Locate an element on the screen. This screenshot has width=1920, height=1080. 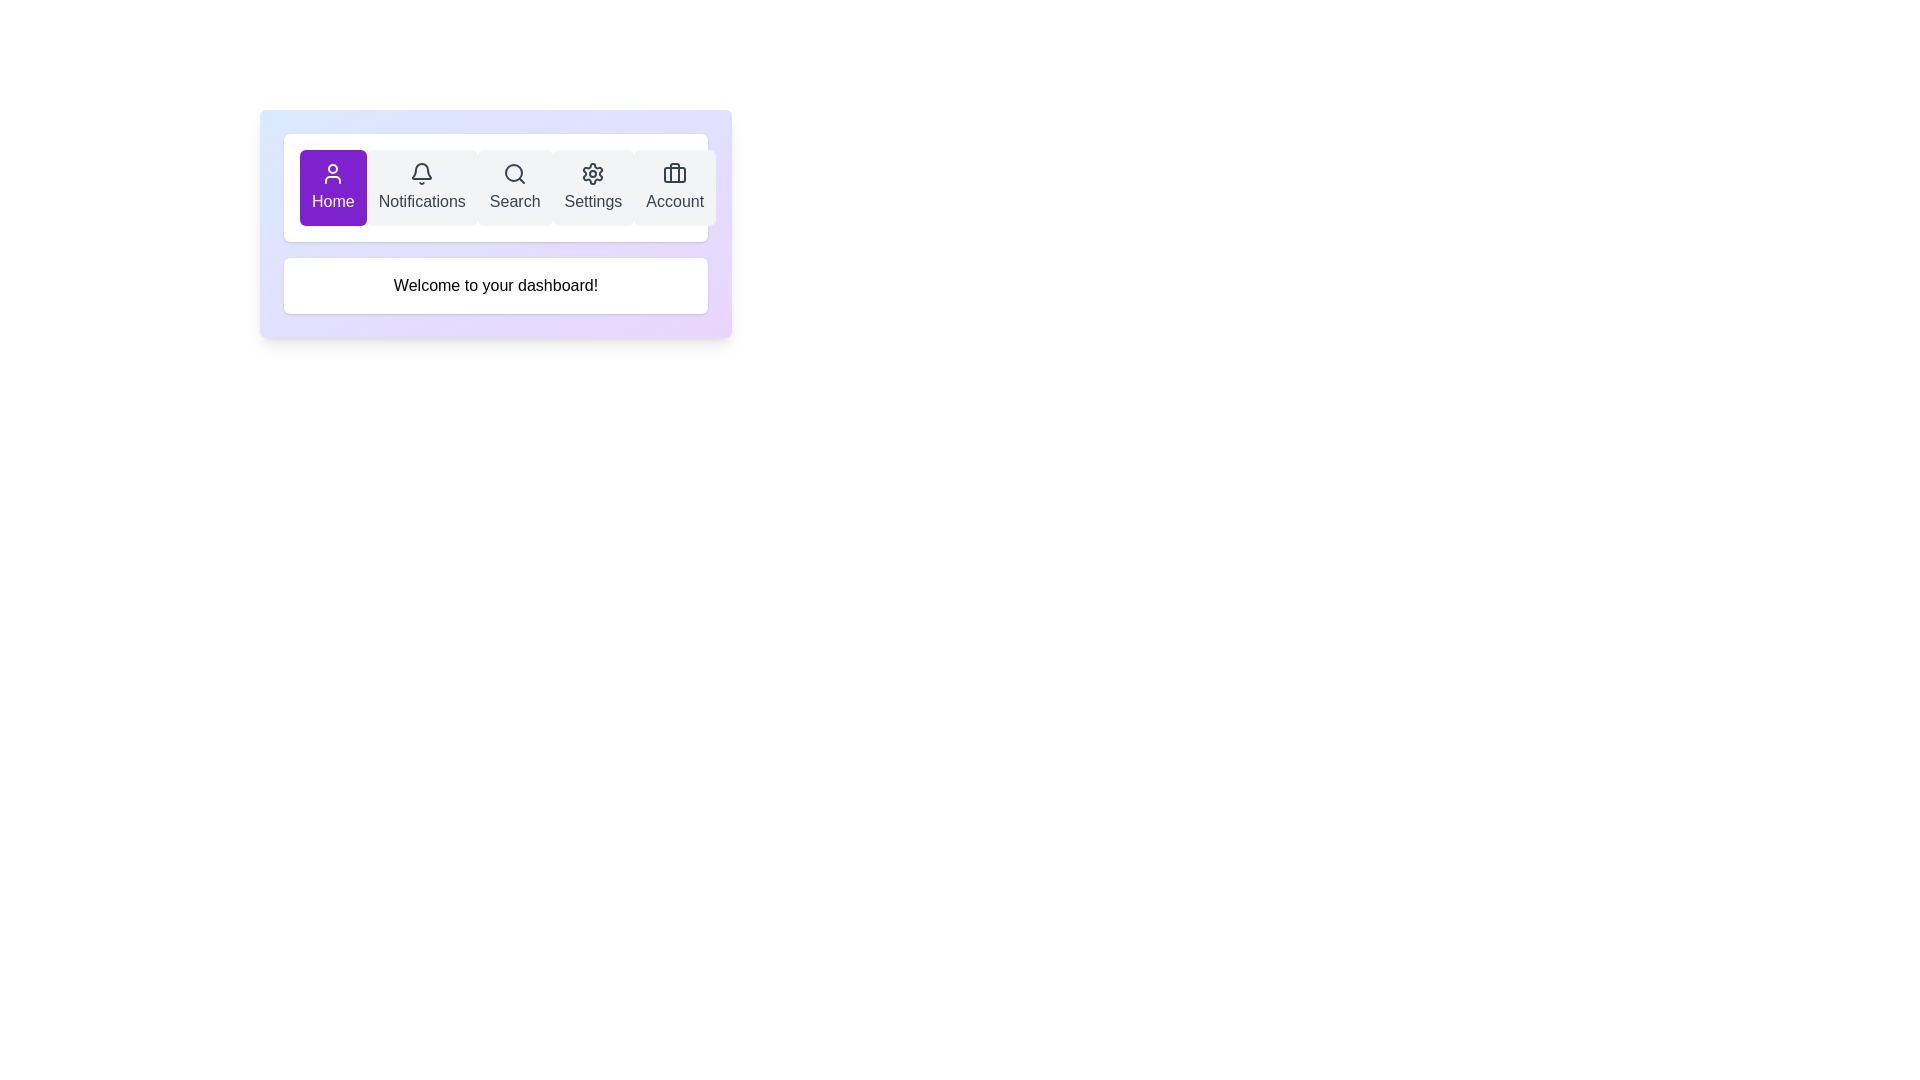
the static text block that greets the user on their dashboard, located beneath the navigation bar and centered horizontally is located at coordinates (495, 285).